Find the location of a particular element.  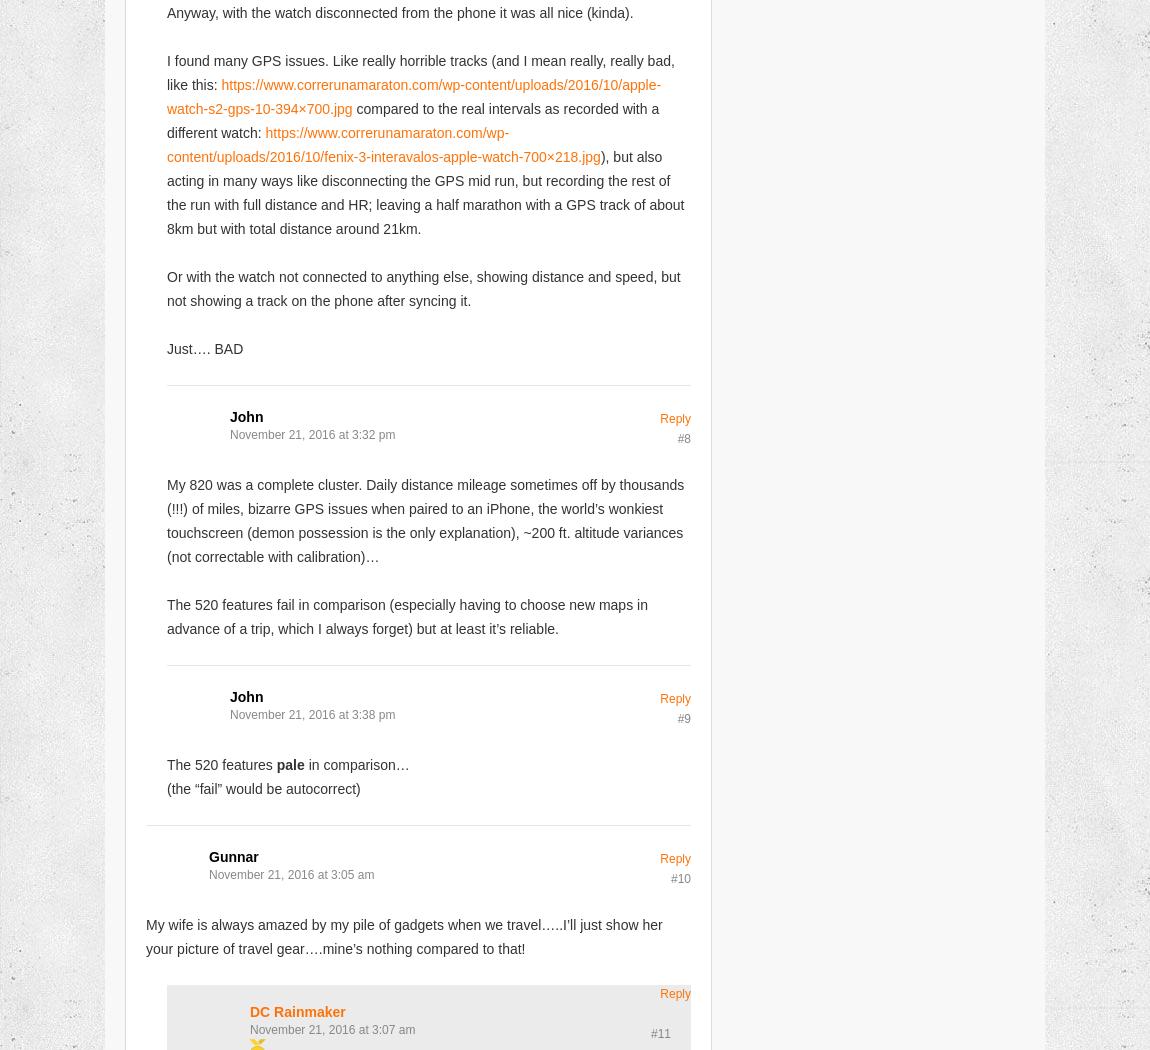

'My 820 was a complete cluster. Daily distance mileage sometimes off by thousands (!!!) of miles, bizarre GPS issues when paired to an iPhone, the world’s wonkiest touchscreen (demon possession is the only explanation), ~200 ft. altitude variances (not correctable with calibration)…' is located at coordinates (425, 518).